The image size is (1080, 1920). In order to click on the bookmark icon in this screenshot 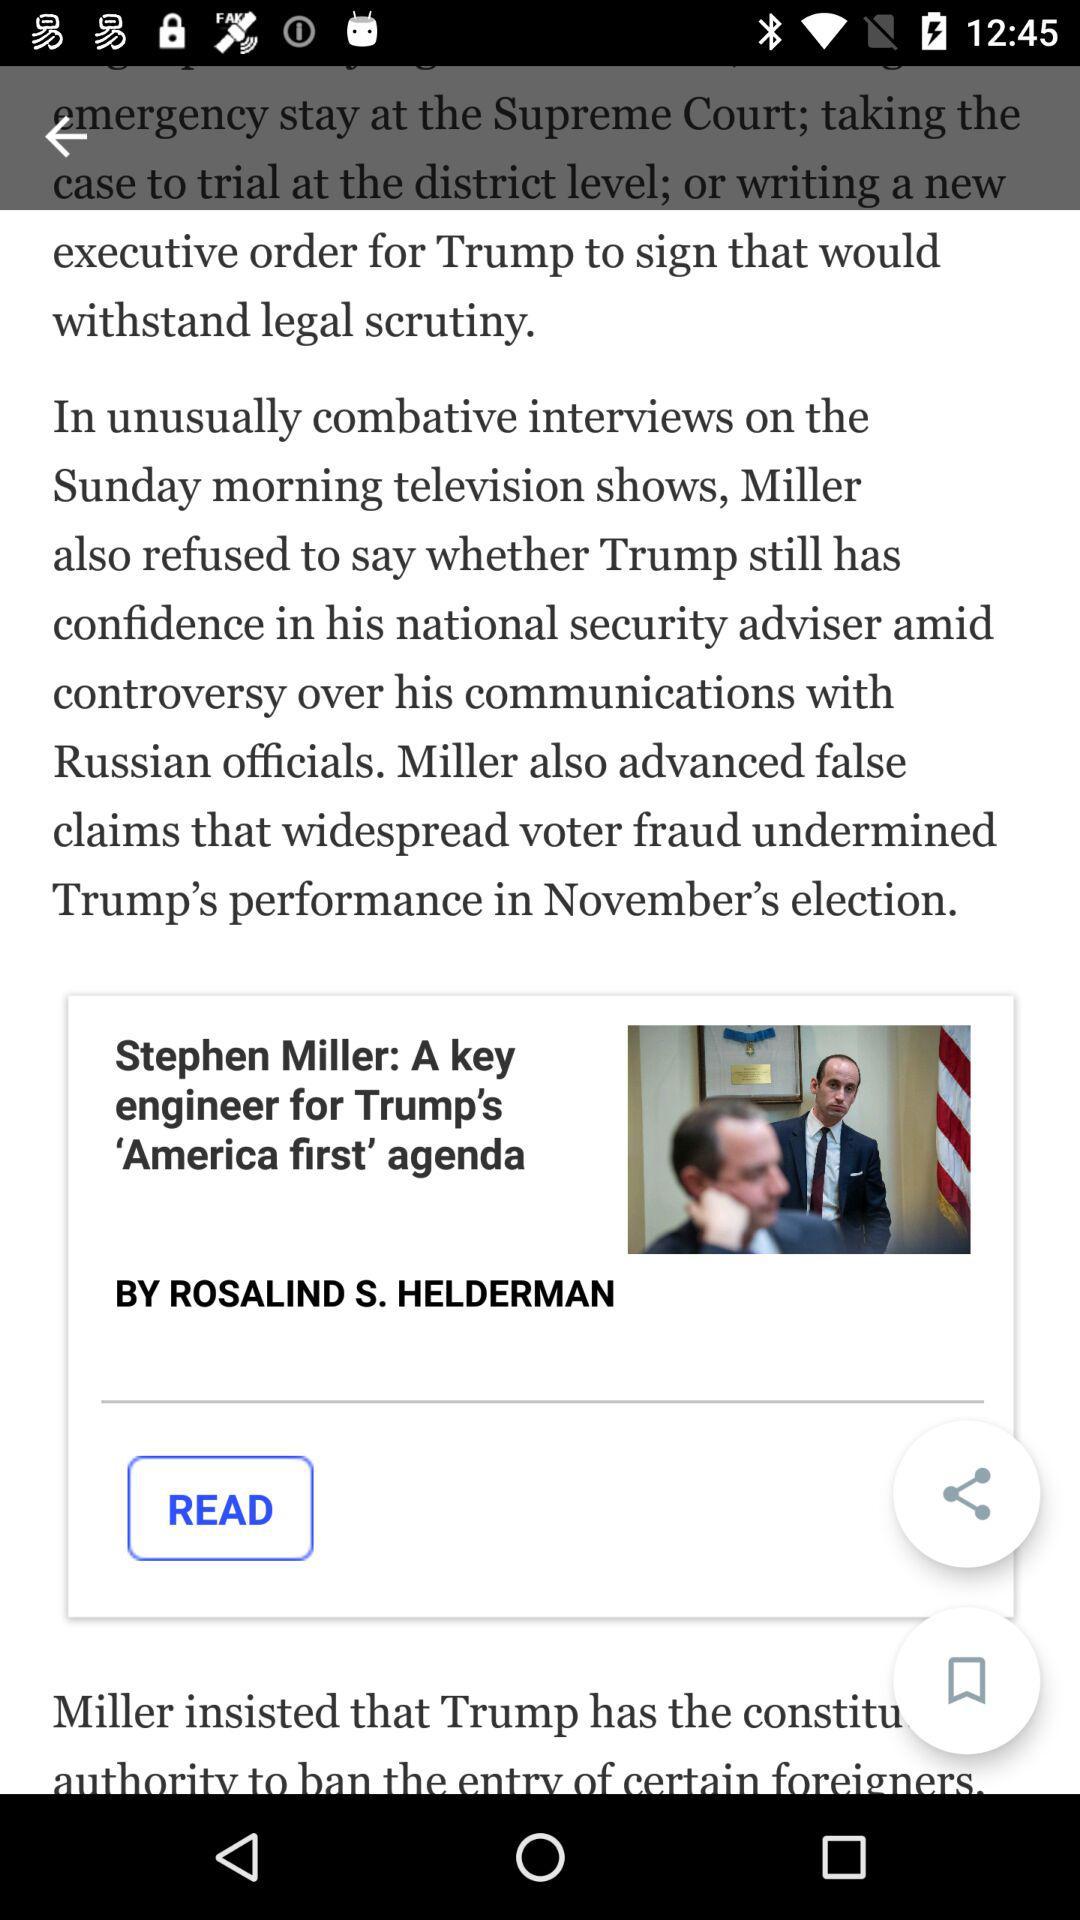, I will do `click(965, 1680)`.